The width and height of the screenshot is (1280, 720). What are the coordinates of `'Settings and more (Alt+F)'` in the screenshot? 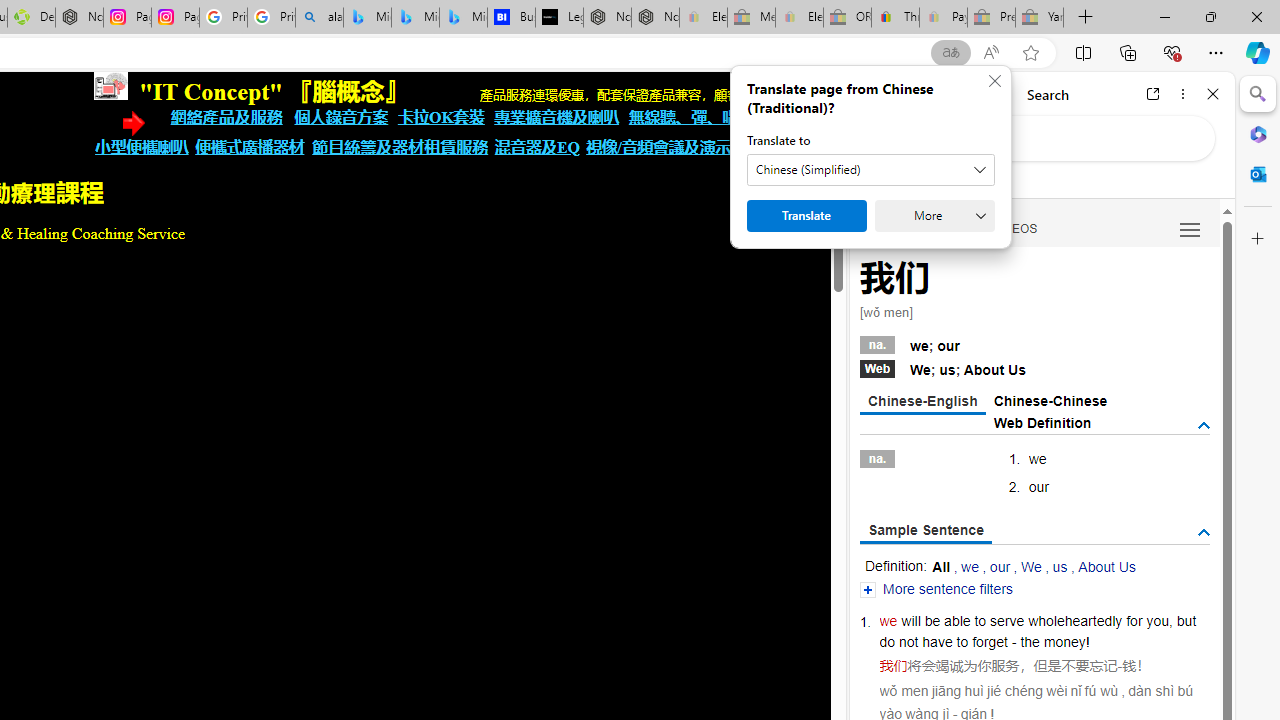 It's located at (1215, 51).